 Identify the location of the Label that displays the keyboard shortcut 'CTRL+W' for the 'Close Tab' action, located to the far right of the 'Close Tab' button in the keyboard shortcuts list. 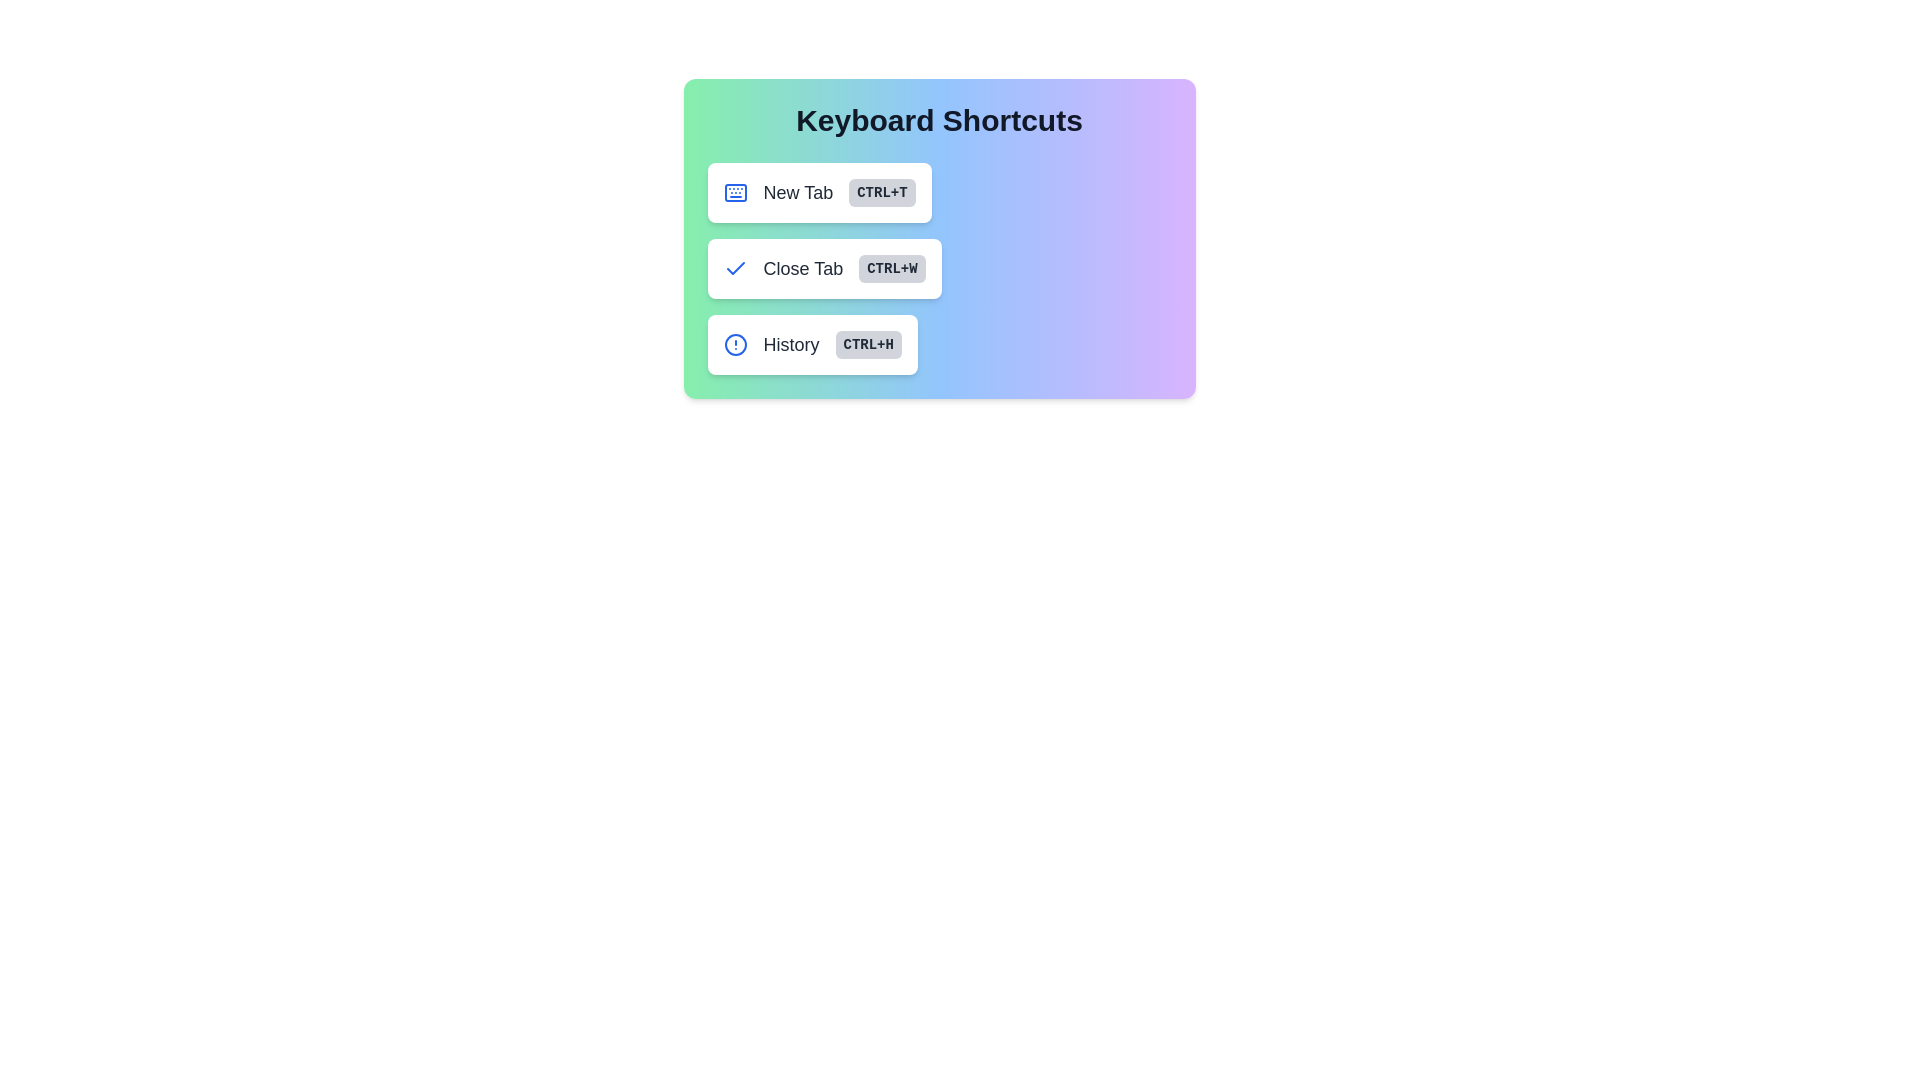
(891, 268).